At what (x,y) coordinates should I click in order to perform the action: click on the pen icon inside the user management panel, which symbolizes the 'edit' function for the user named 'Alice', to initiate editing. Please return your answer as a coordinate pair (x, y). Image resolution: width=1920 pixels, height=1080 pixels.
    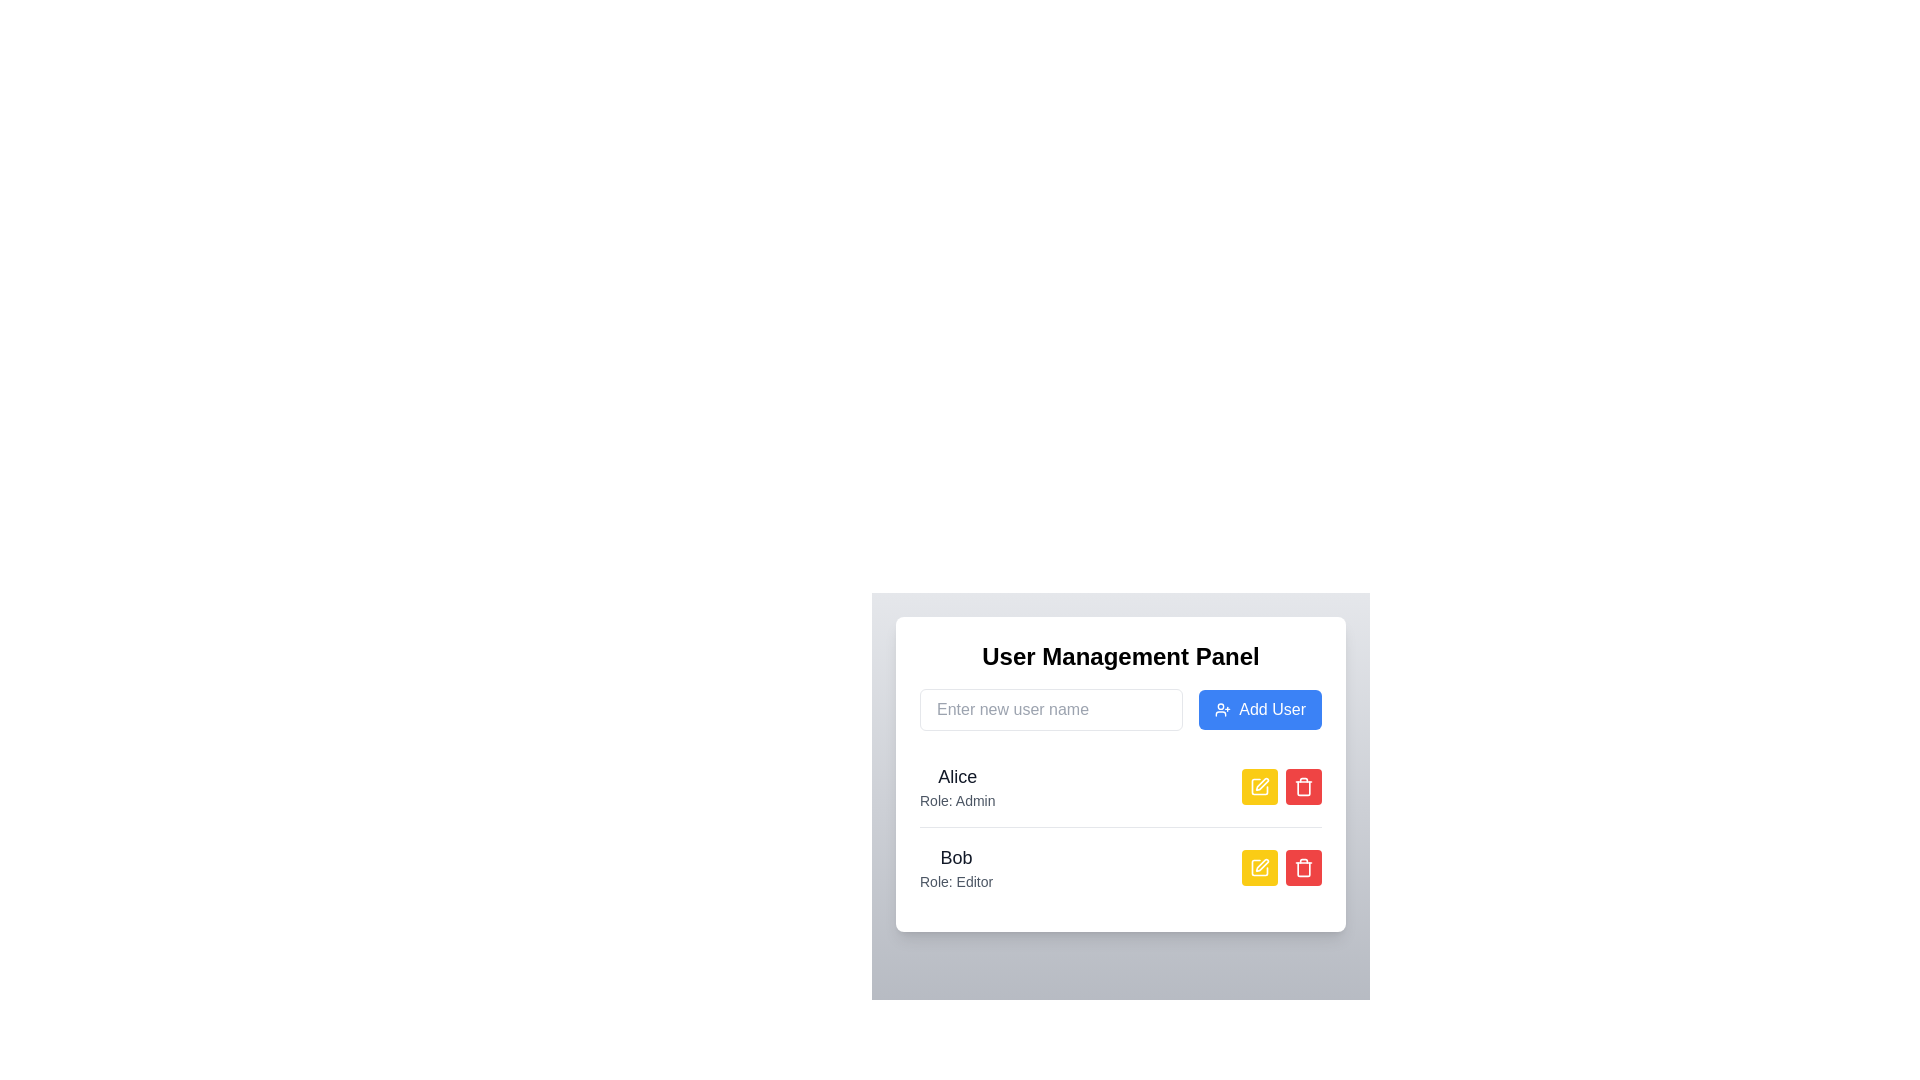
    Looking at the image, I should click on (1258, 785).